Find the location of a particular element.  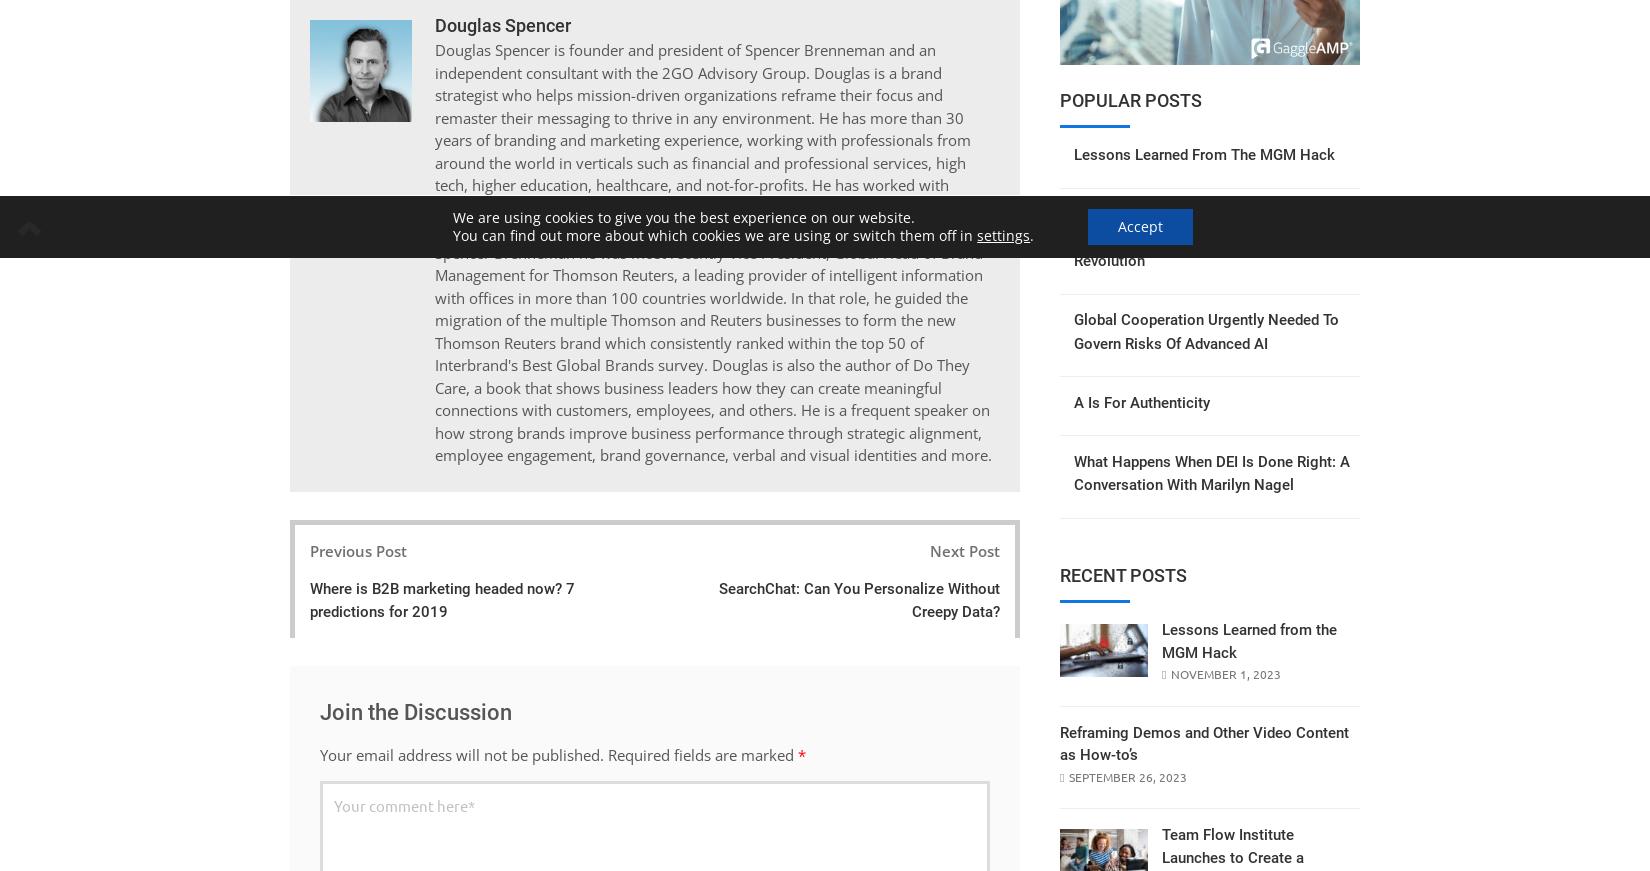

'Douglas Spencer' is located at coordinates (500, 23).